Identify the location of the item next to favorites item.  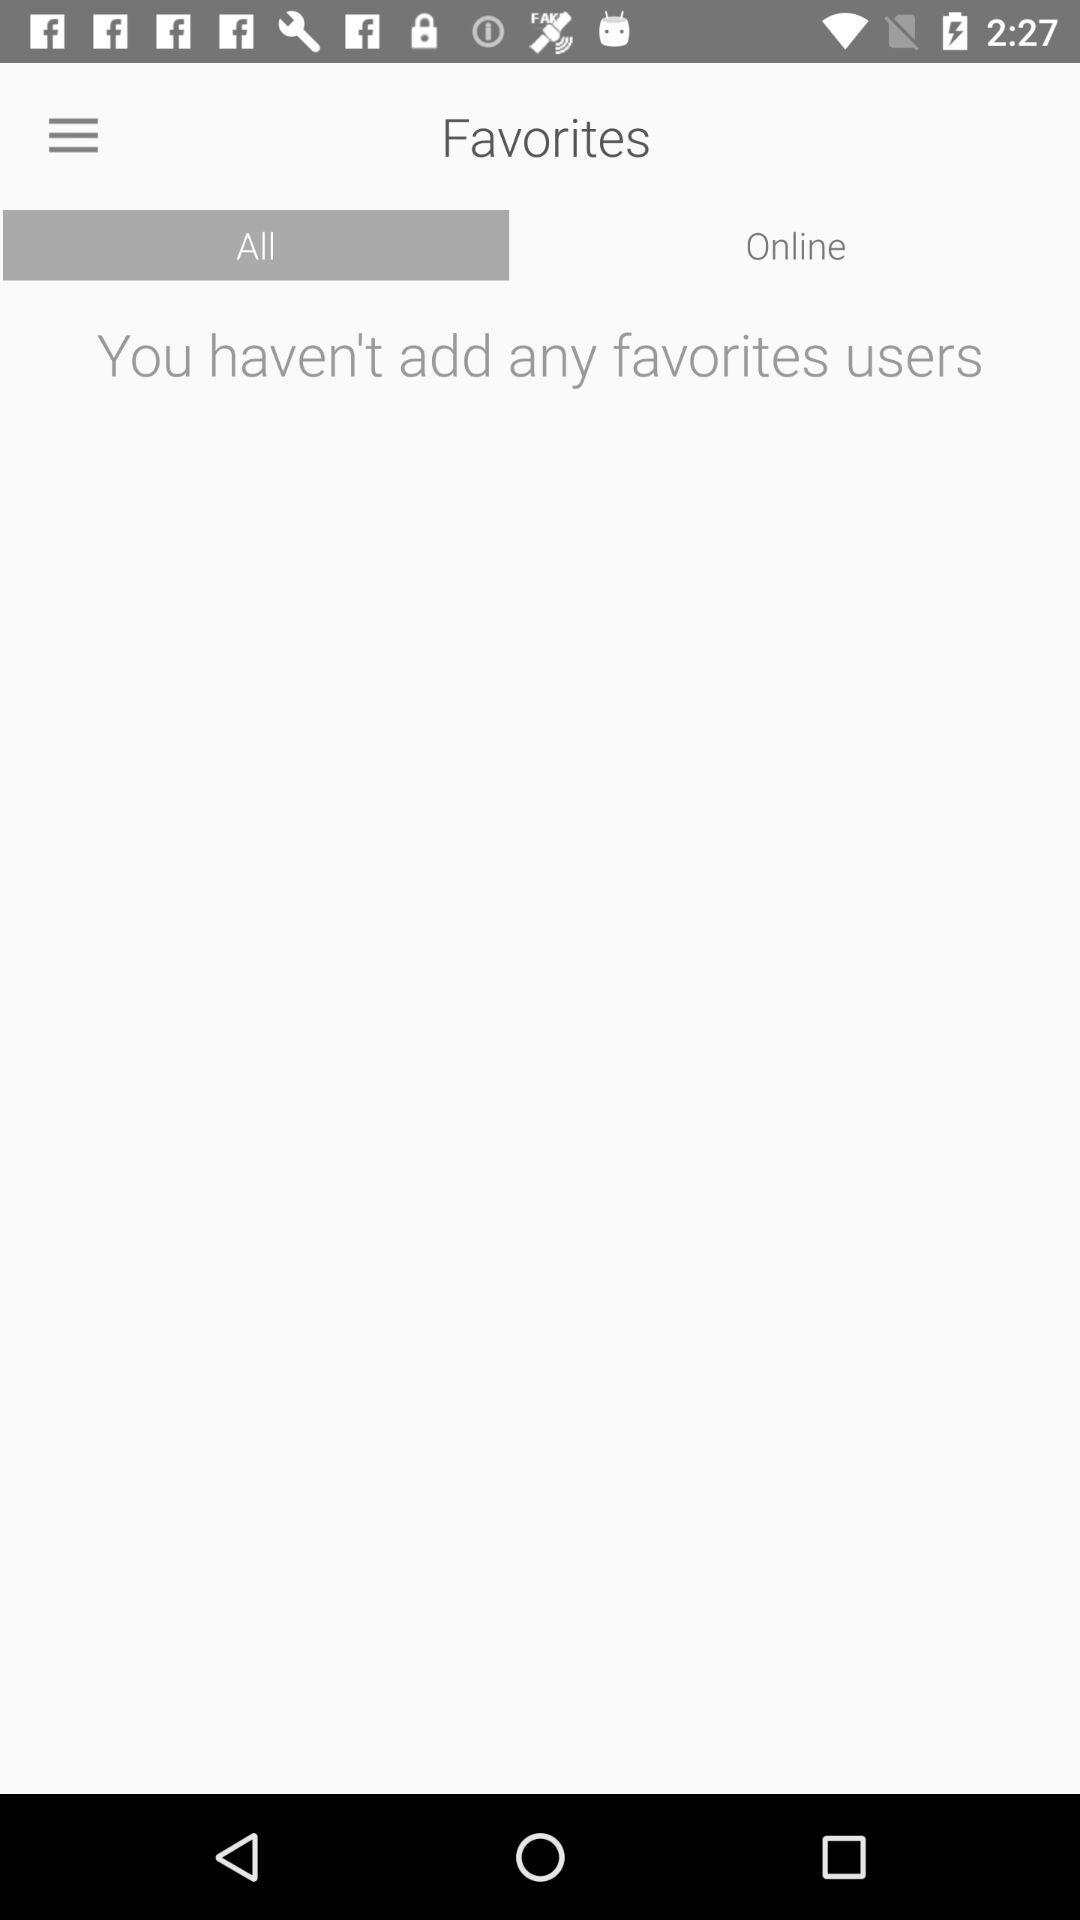
(72, 135).